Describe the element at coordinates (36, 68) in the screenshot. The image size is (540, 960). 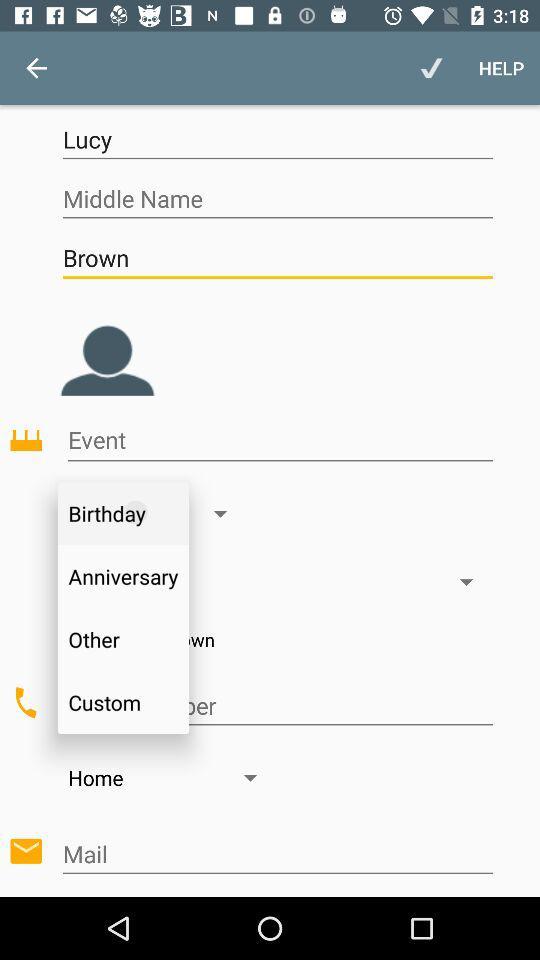
I see `the icon at the top left corner` at that location.